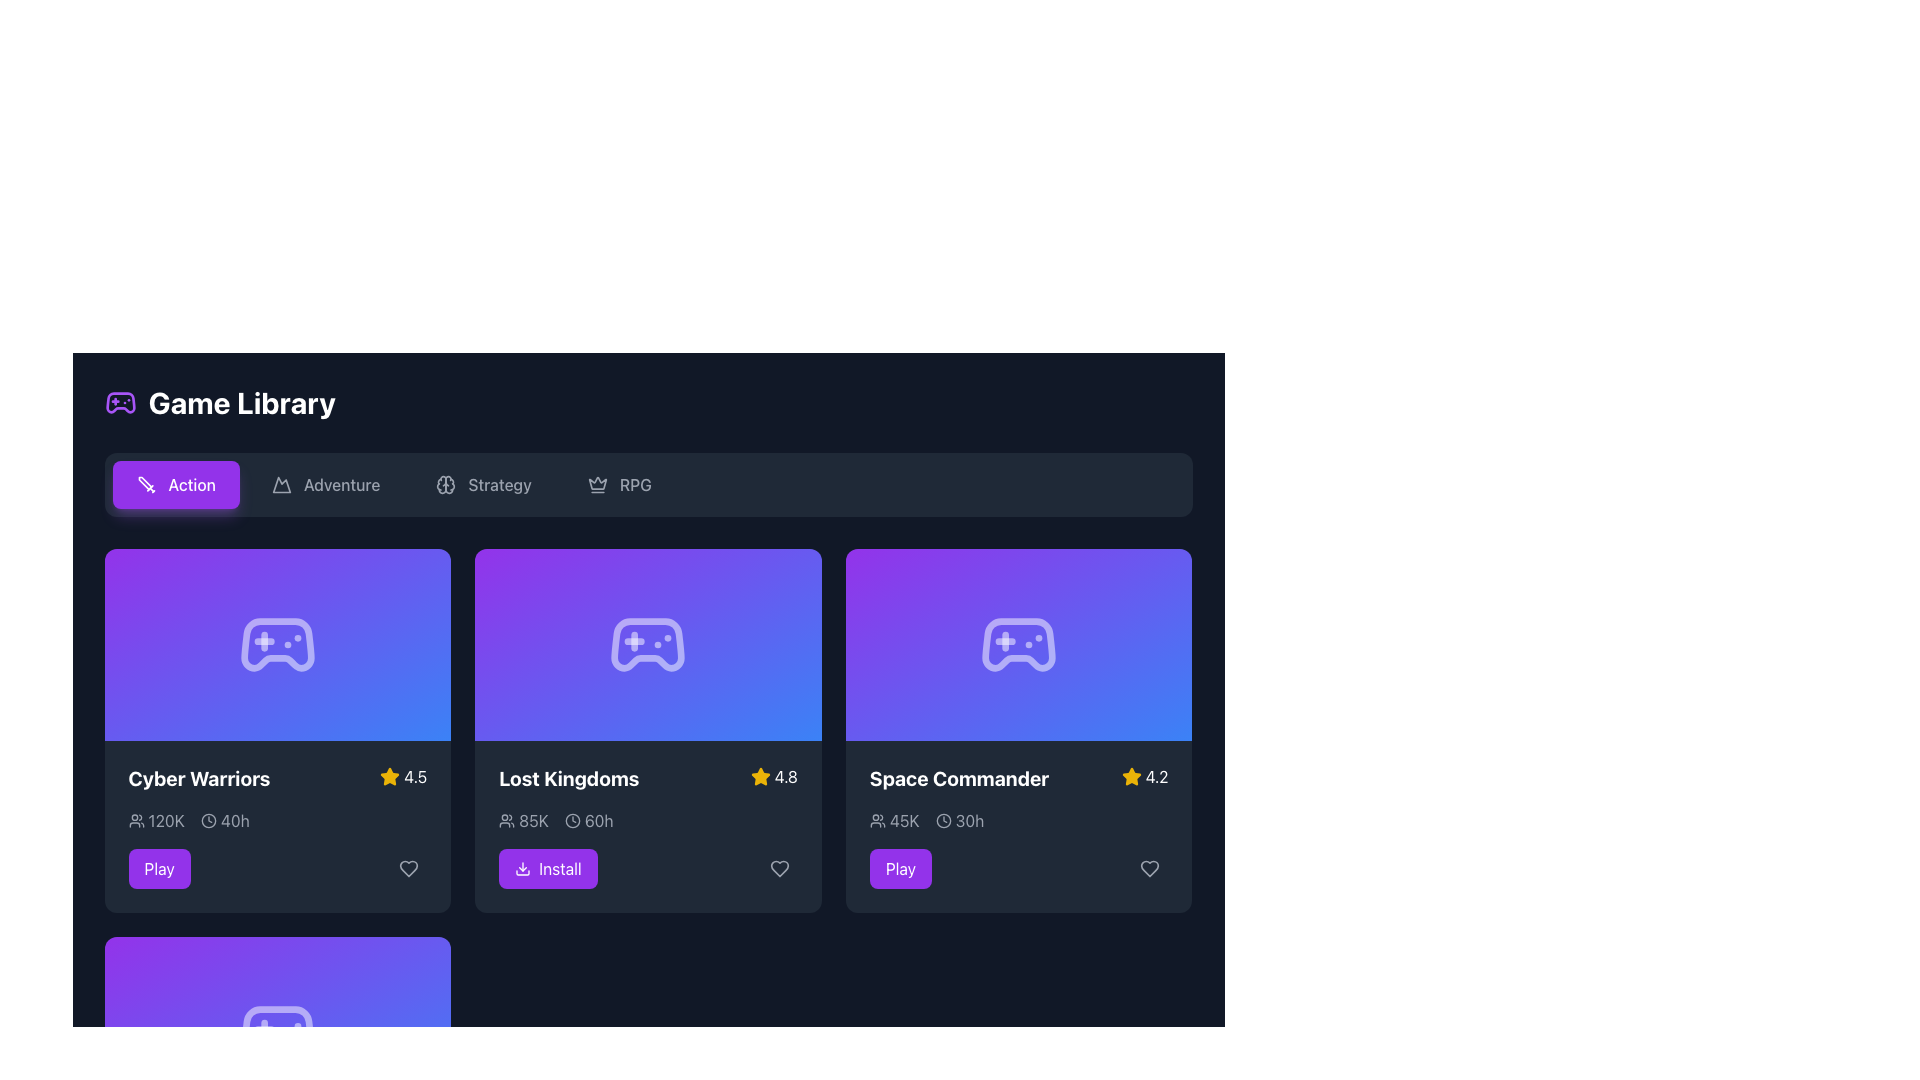 The width and height of the screenshot is (1920, 1080). I want to click on the static text label displaying the numerical rating value '4.2', which is styled with white text color on a dark background and positioned near a yellow star icon in the 'Space Commander' card, so click(1156, 775).